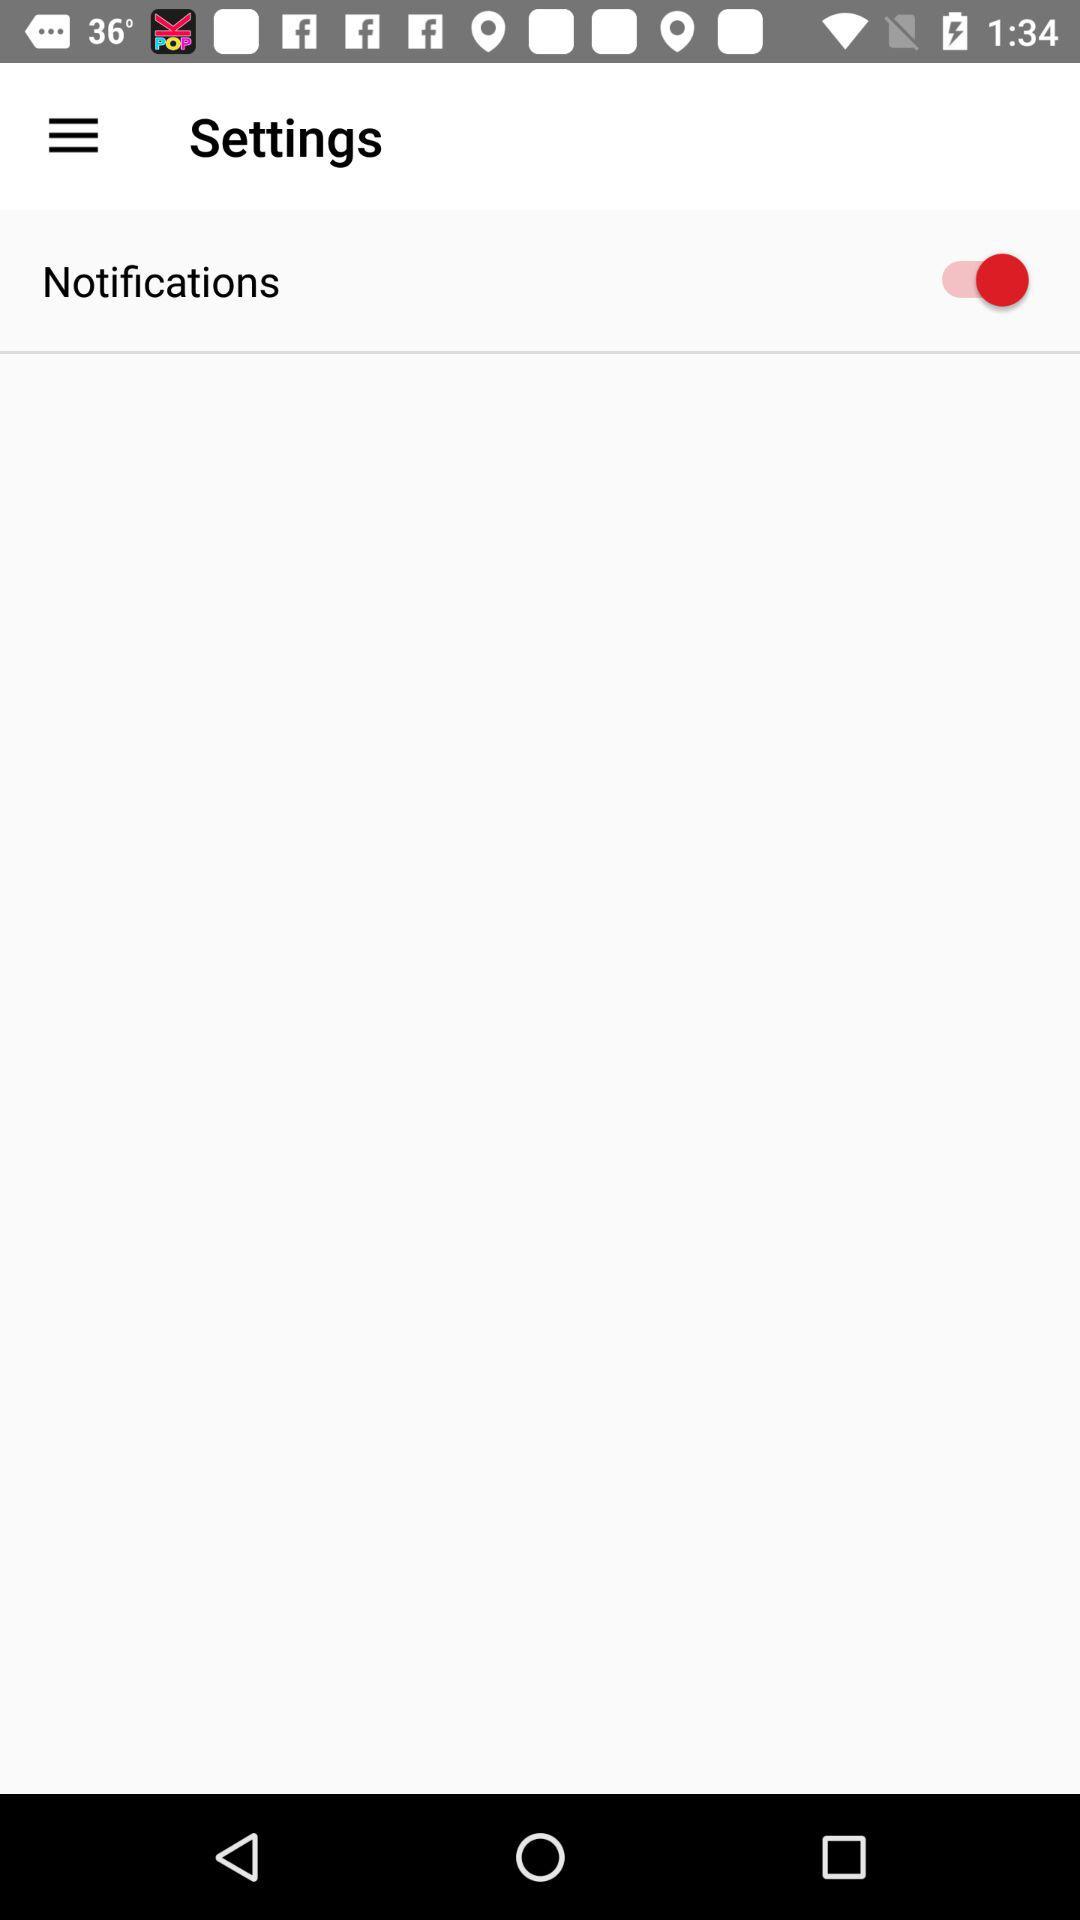 This screenshot has height=1920, width=1080. I want to click on the icon to the left of the settings item, so click(72, 135).